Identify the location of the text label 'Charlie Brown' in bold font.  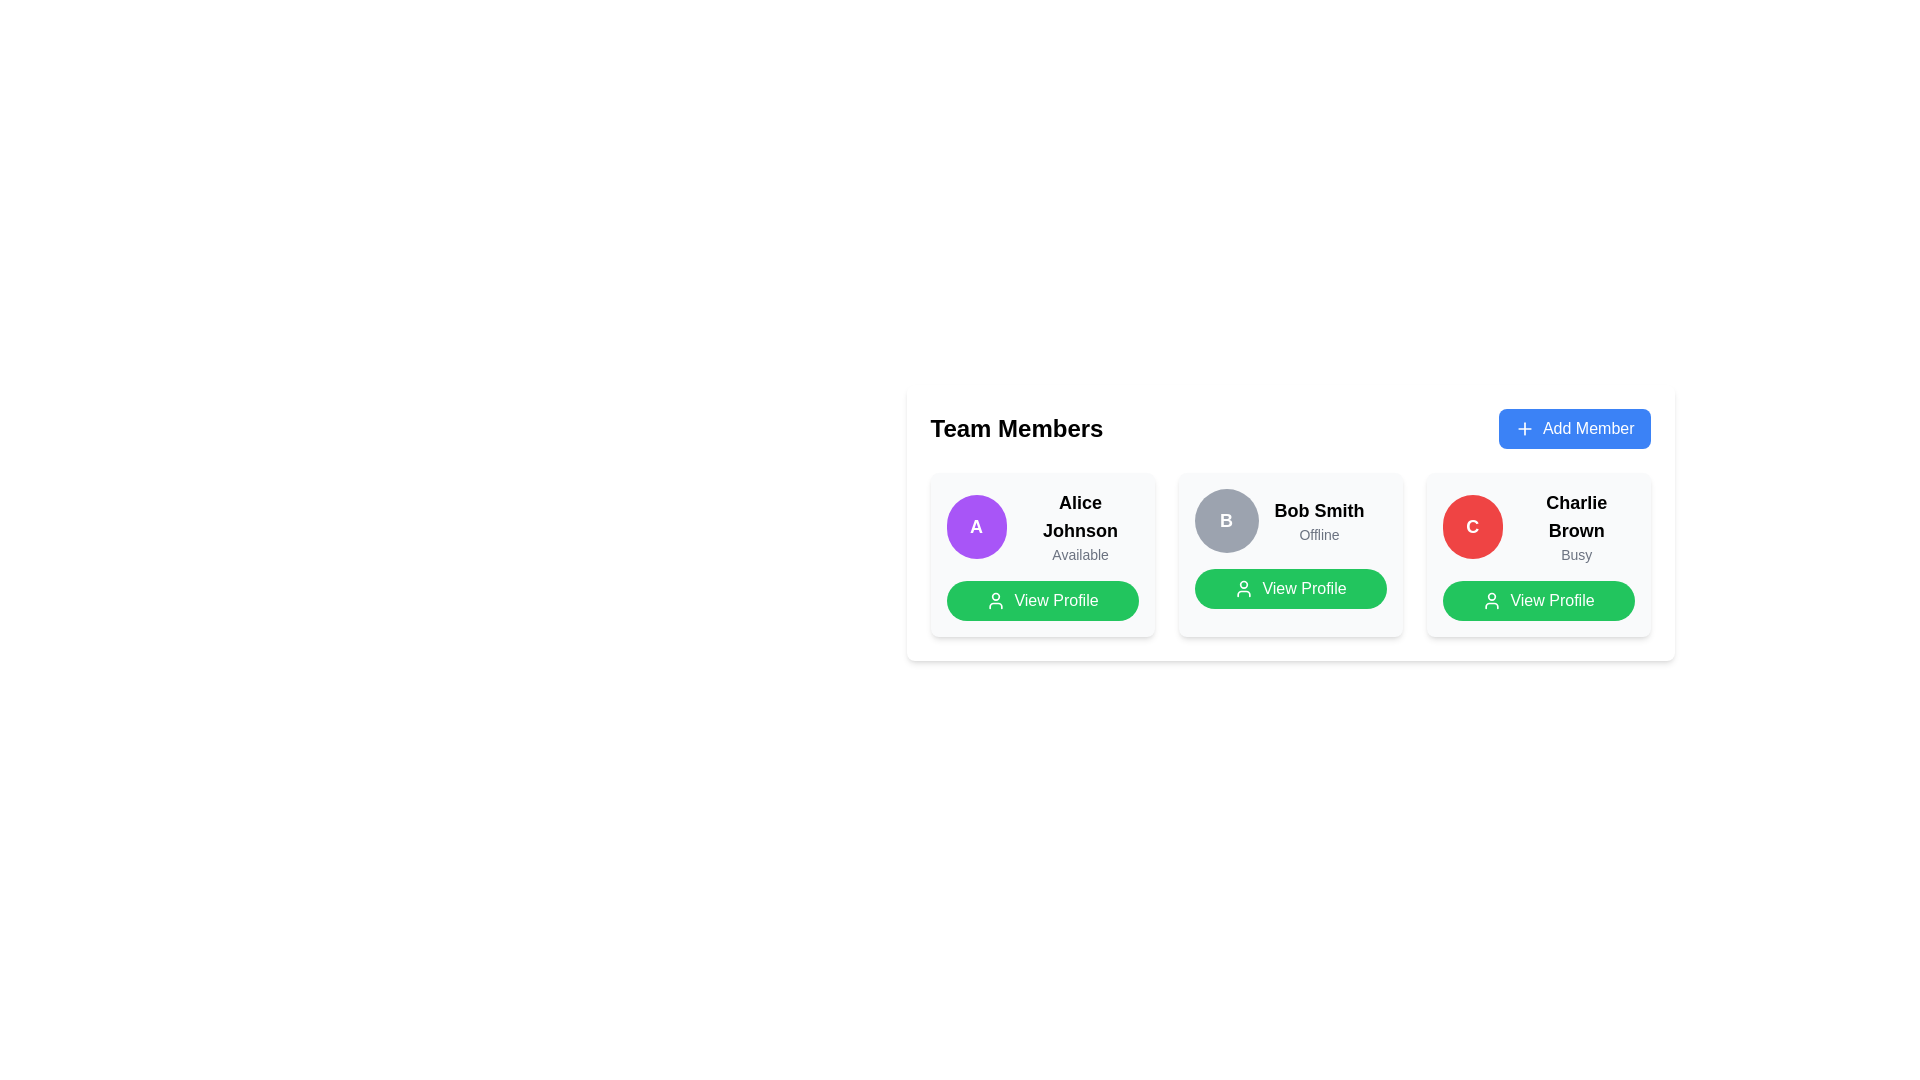
(1575, 526).